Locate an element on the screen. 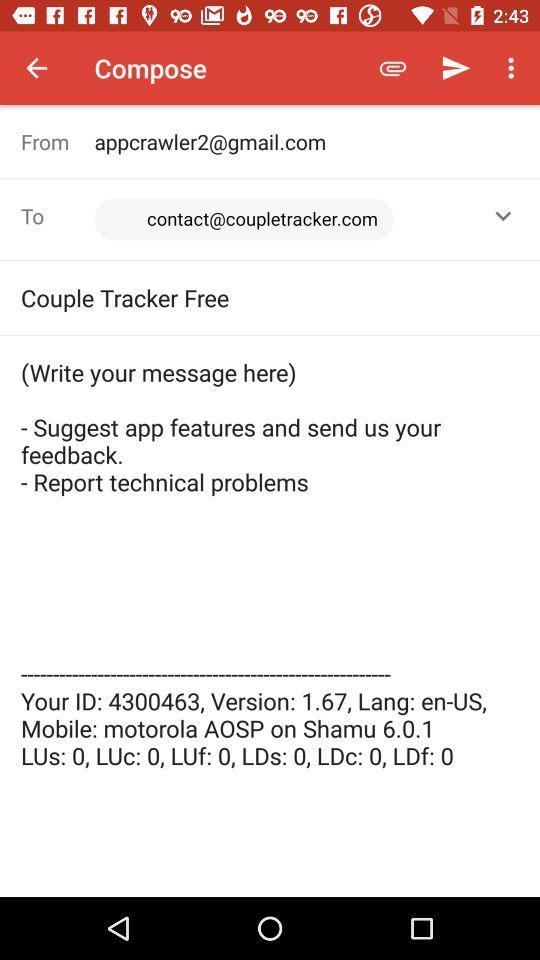 The width and height of the screenshot is (540, 960). write your message item is located at coordinates (270, 564).